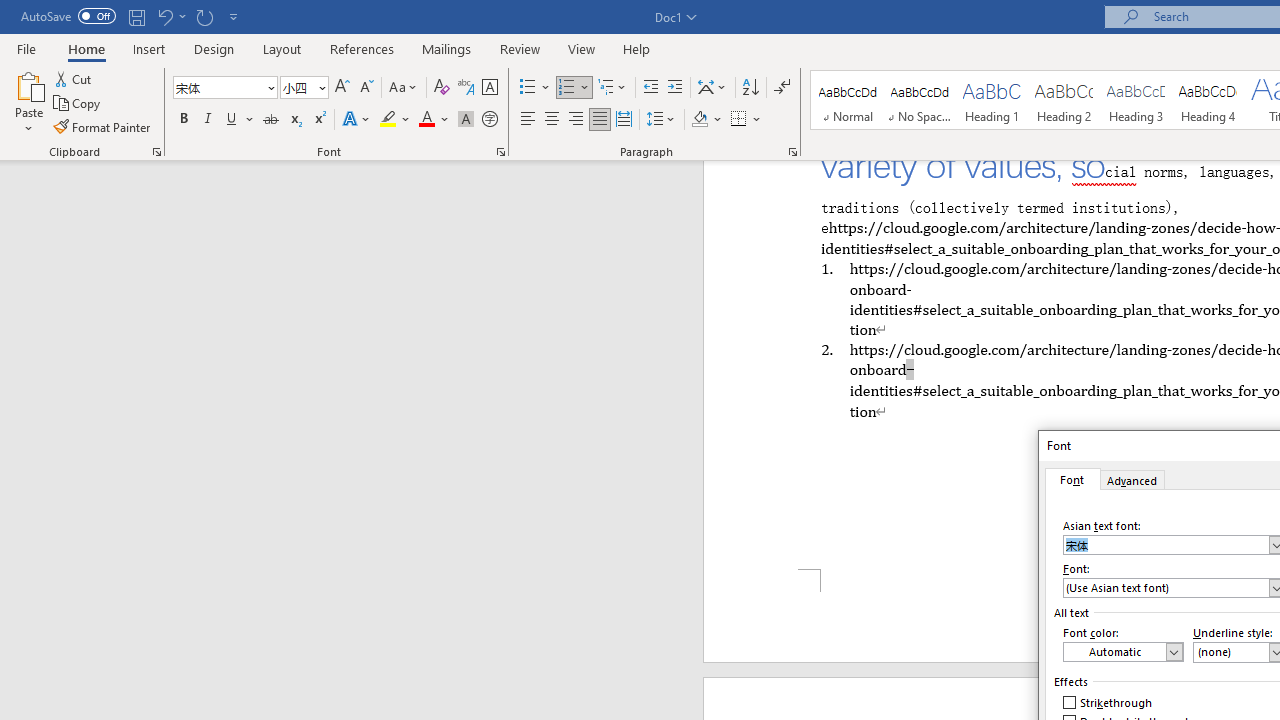 The image size is (1280, 720). Describe the element at coordinates (130, 16) in the screenshot. I see `'Quick Access Toolbar'` at that location.